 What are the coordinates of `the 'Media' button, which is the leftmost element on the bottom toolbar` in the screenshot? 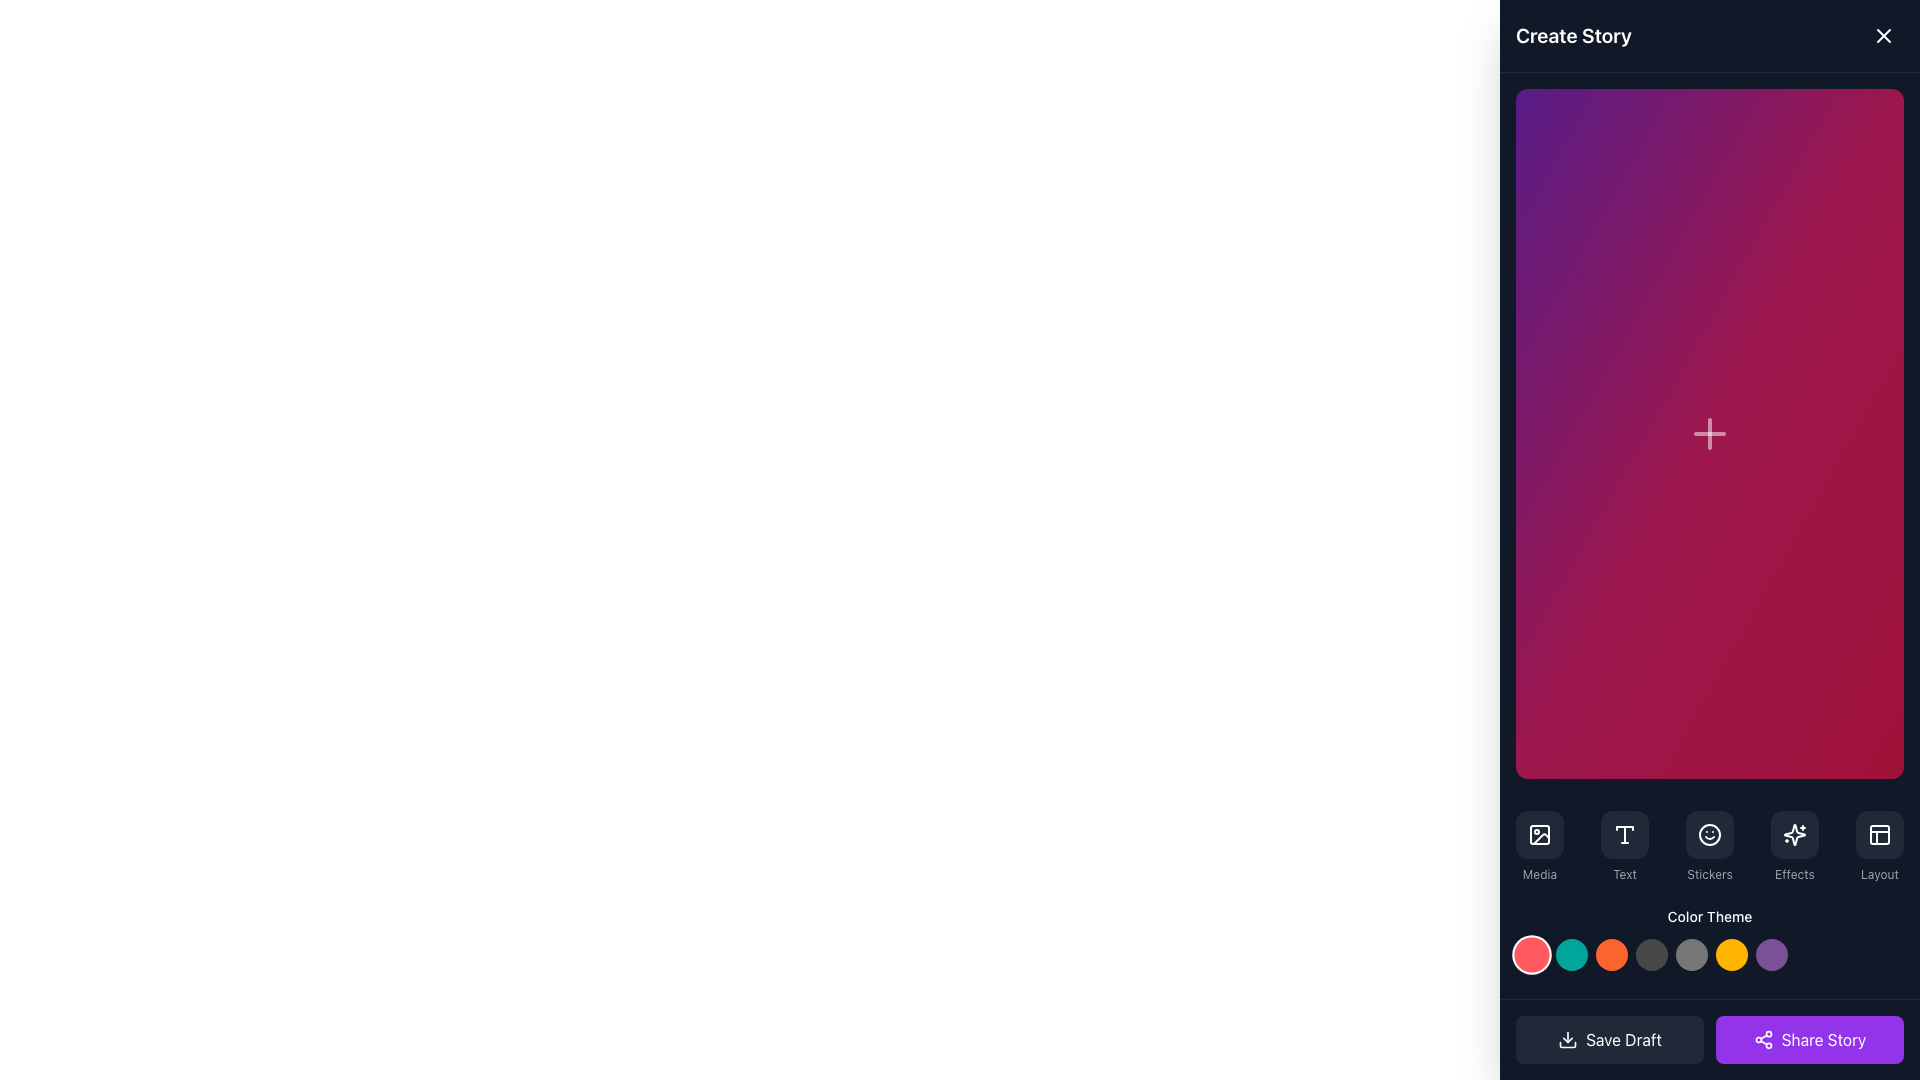 It's located at (1539, 846).